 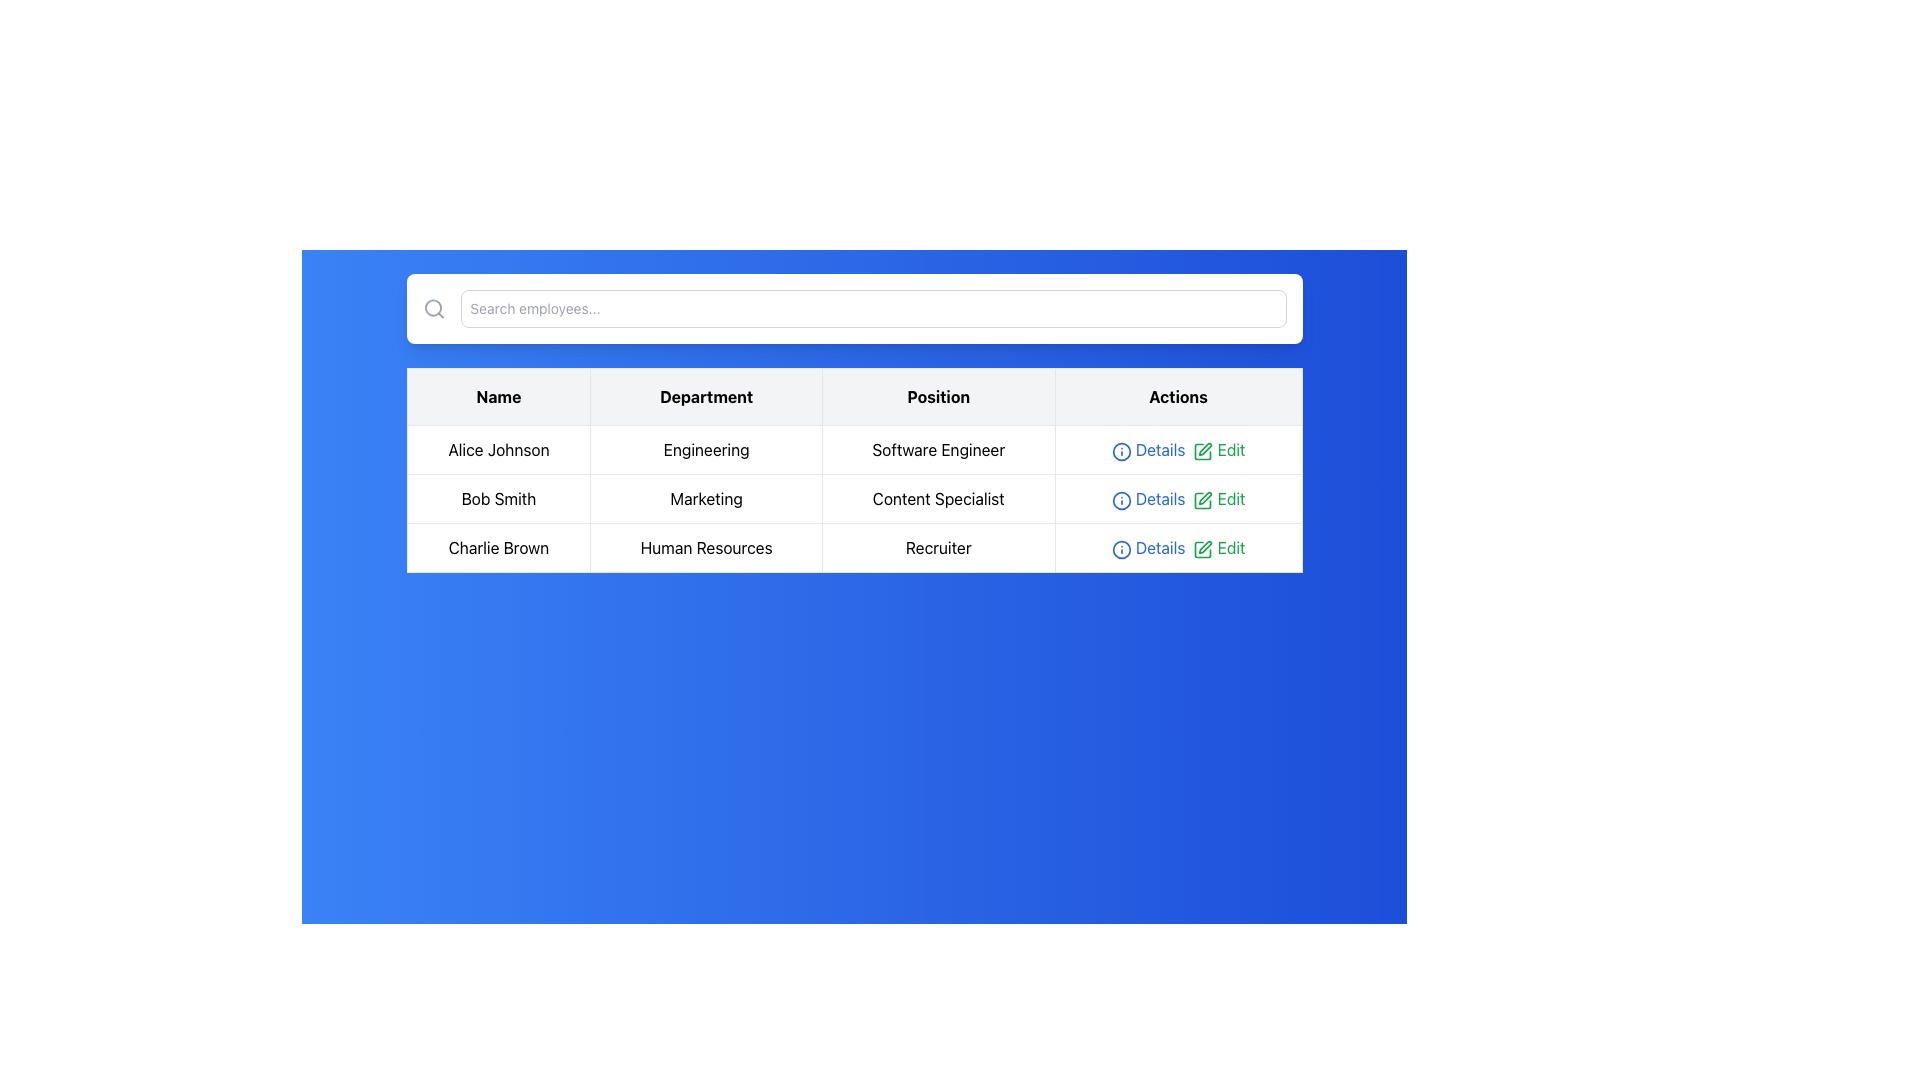 I want to click on keyboard navigation, so click(x=1204, y=547).